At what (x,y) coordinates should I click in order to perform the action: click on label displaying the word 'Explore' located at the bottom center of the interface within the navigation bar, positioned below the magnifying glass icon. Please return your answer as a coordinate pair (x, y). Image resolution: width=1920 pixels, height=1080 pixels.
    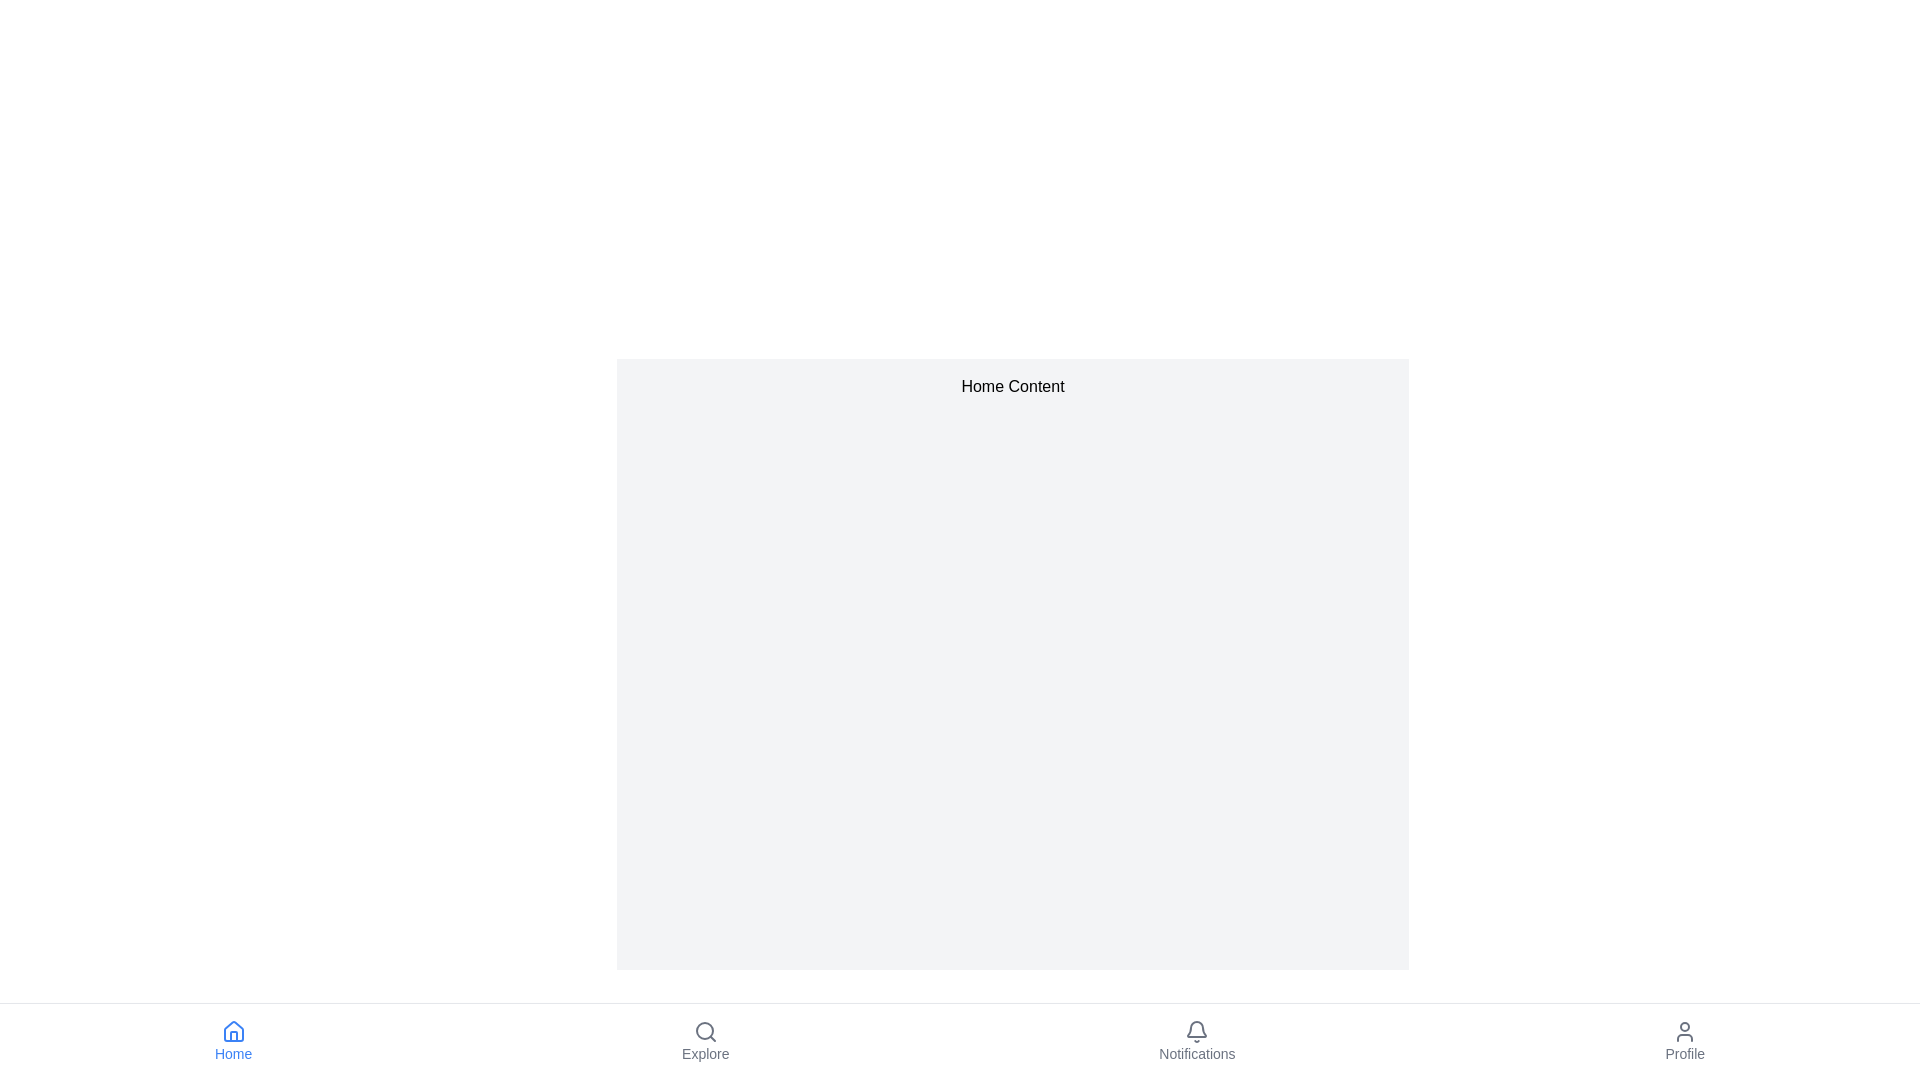
    Looking at the image, I should click on (705, 1052).